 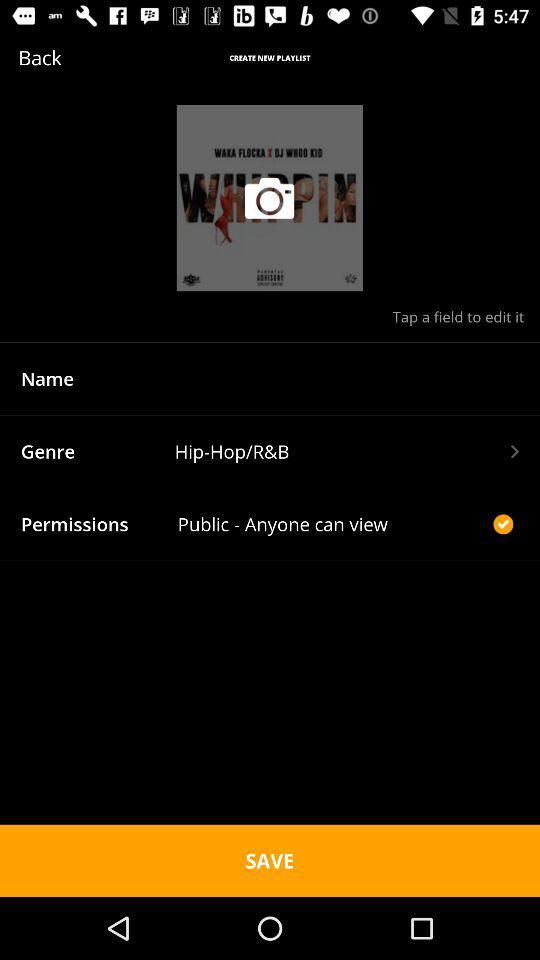 I want to click on the icon to the right of genre, so click(x=345, y=451).